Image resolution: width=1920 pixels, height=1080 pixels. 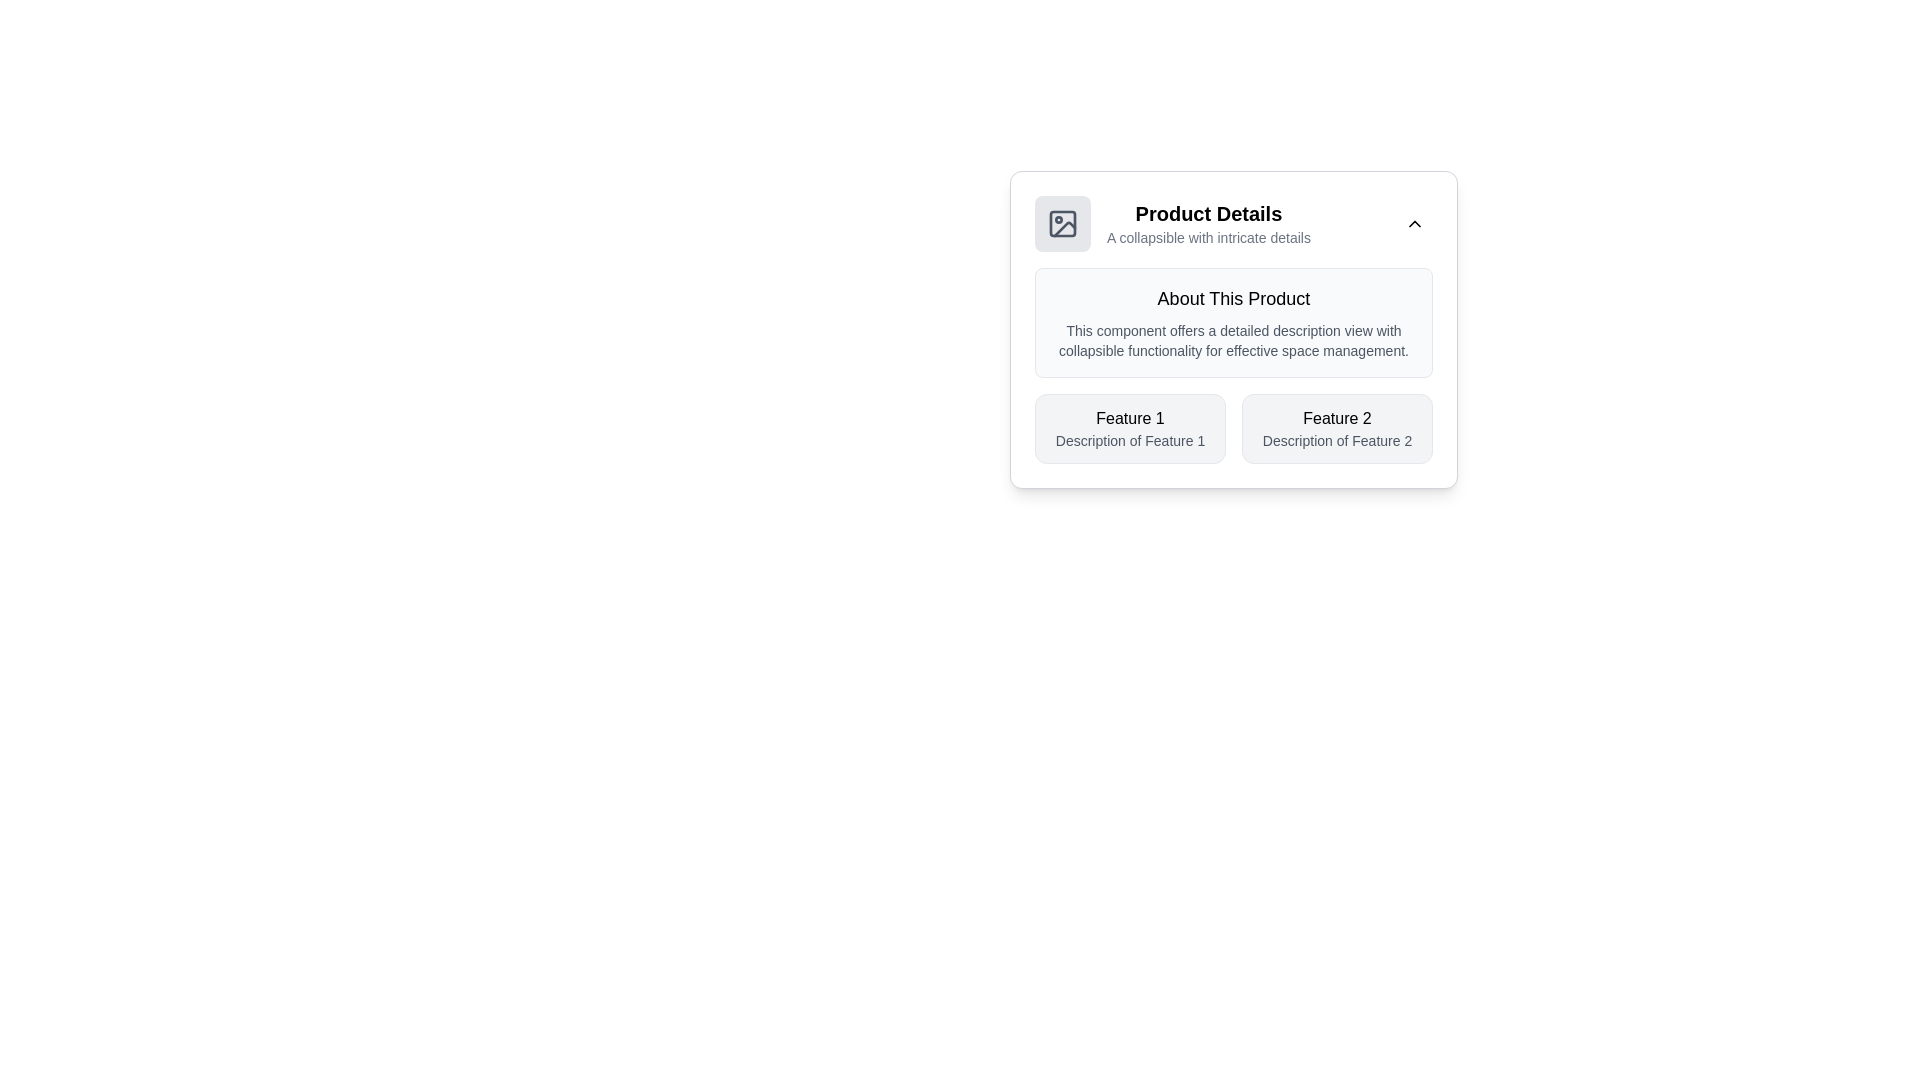 I want to click on the Chevron icon located in the top-right corner of the 'Product Details' section, so click(x=1414, y=223).